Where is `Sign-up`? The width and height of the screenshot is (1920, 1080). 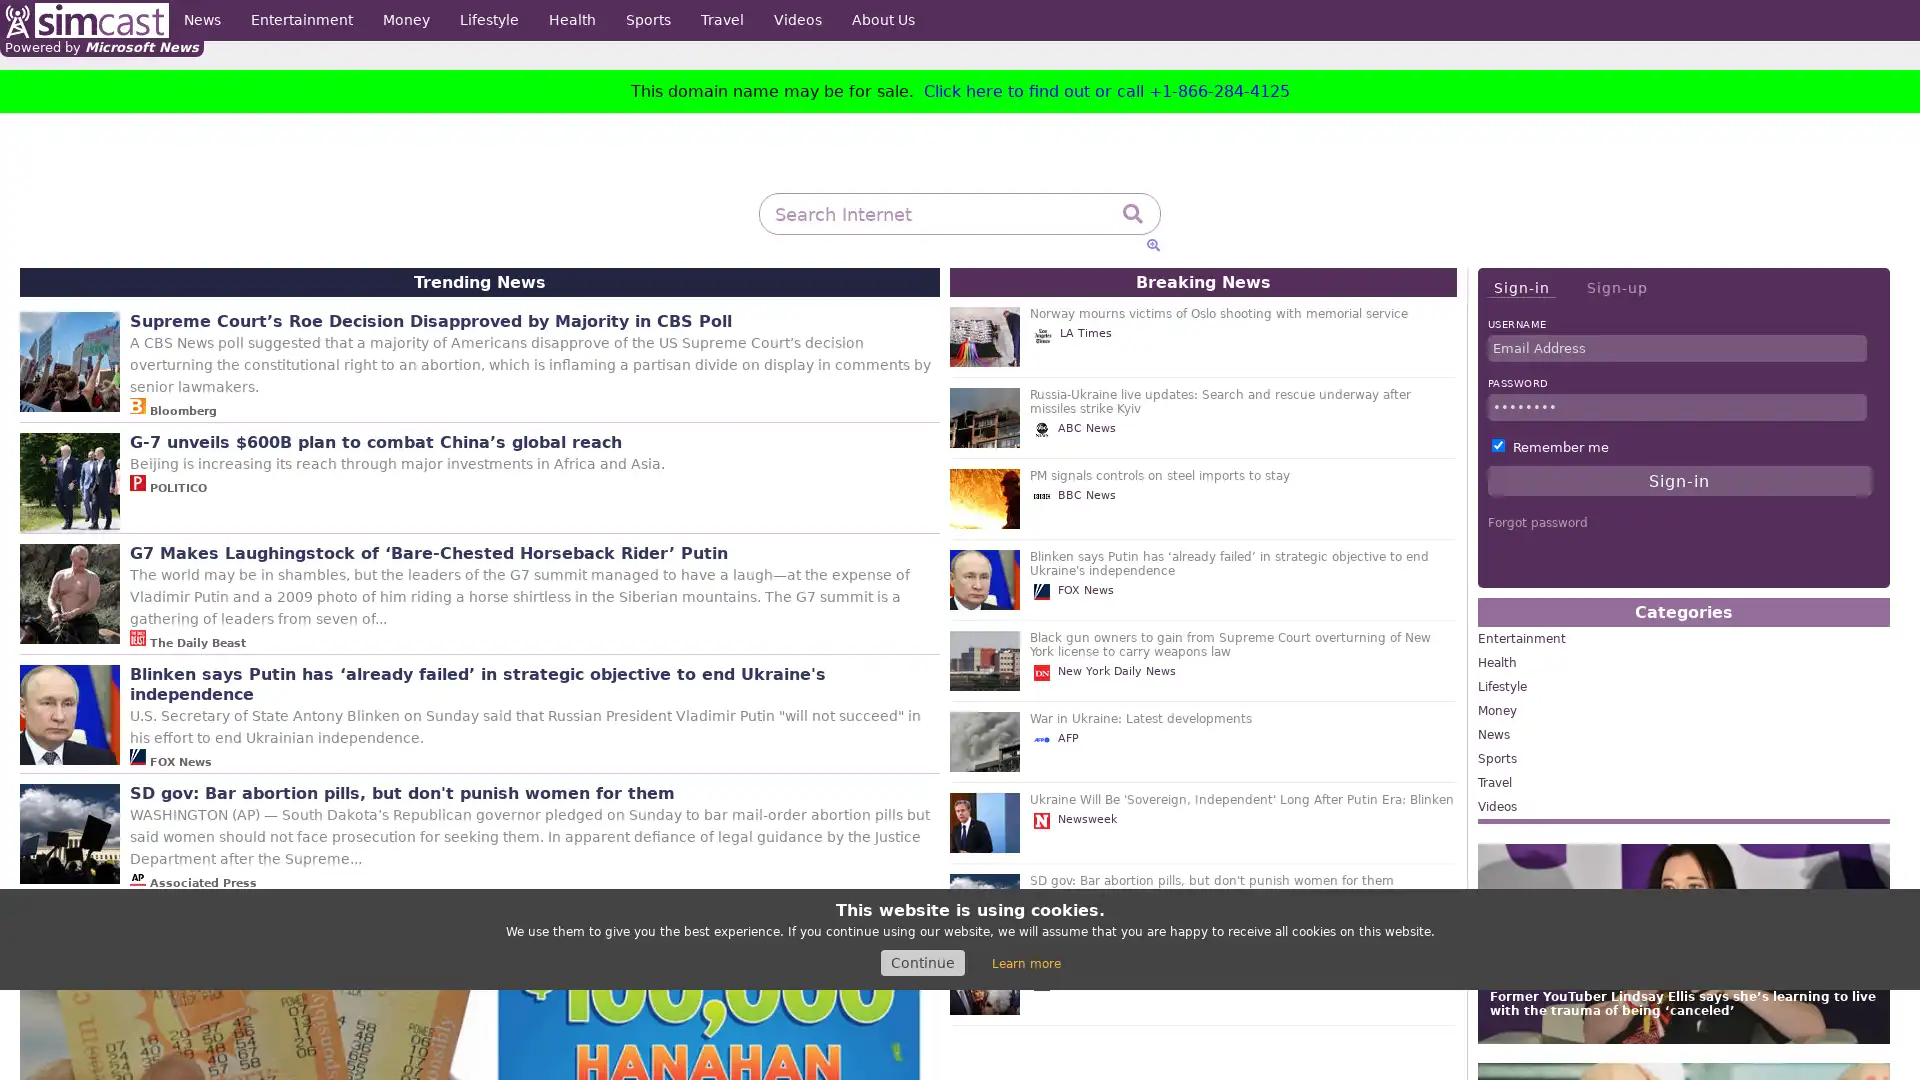
Sign-up is located at coordinates (1616, 288).